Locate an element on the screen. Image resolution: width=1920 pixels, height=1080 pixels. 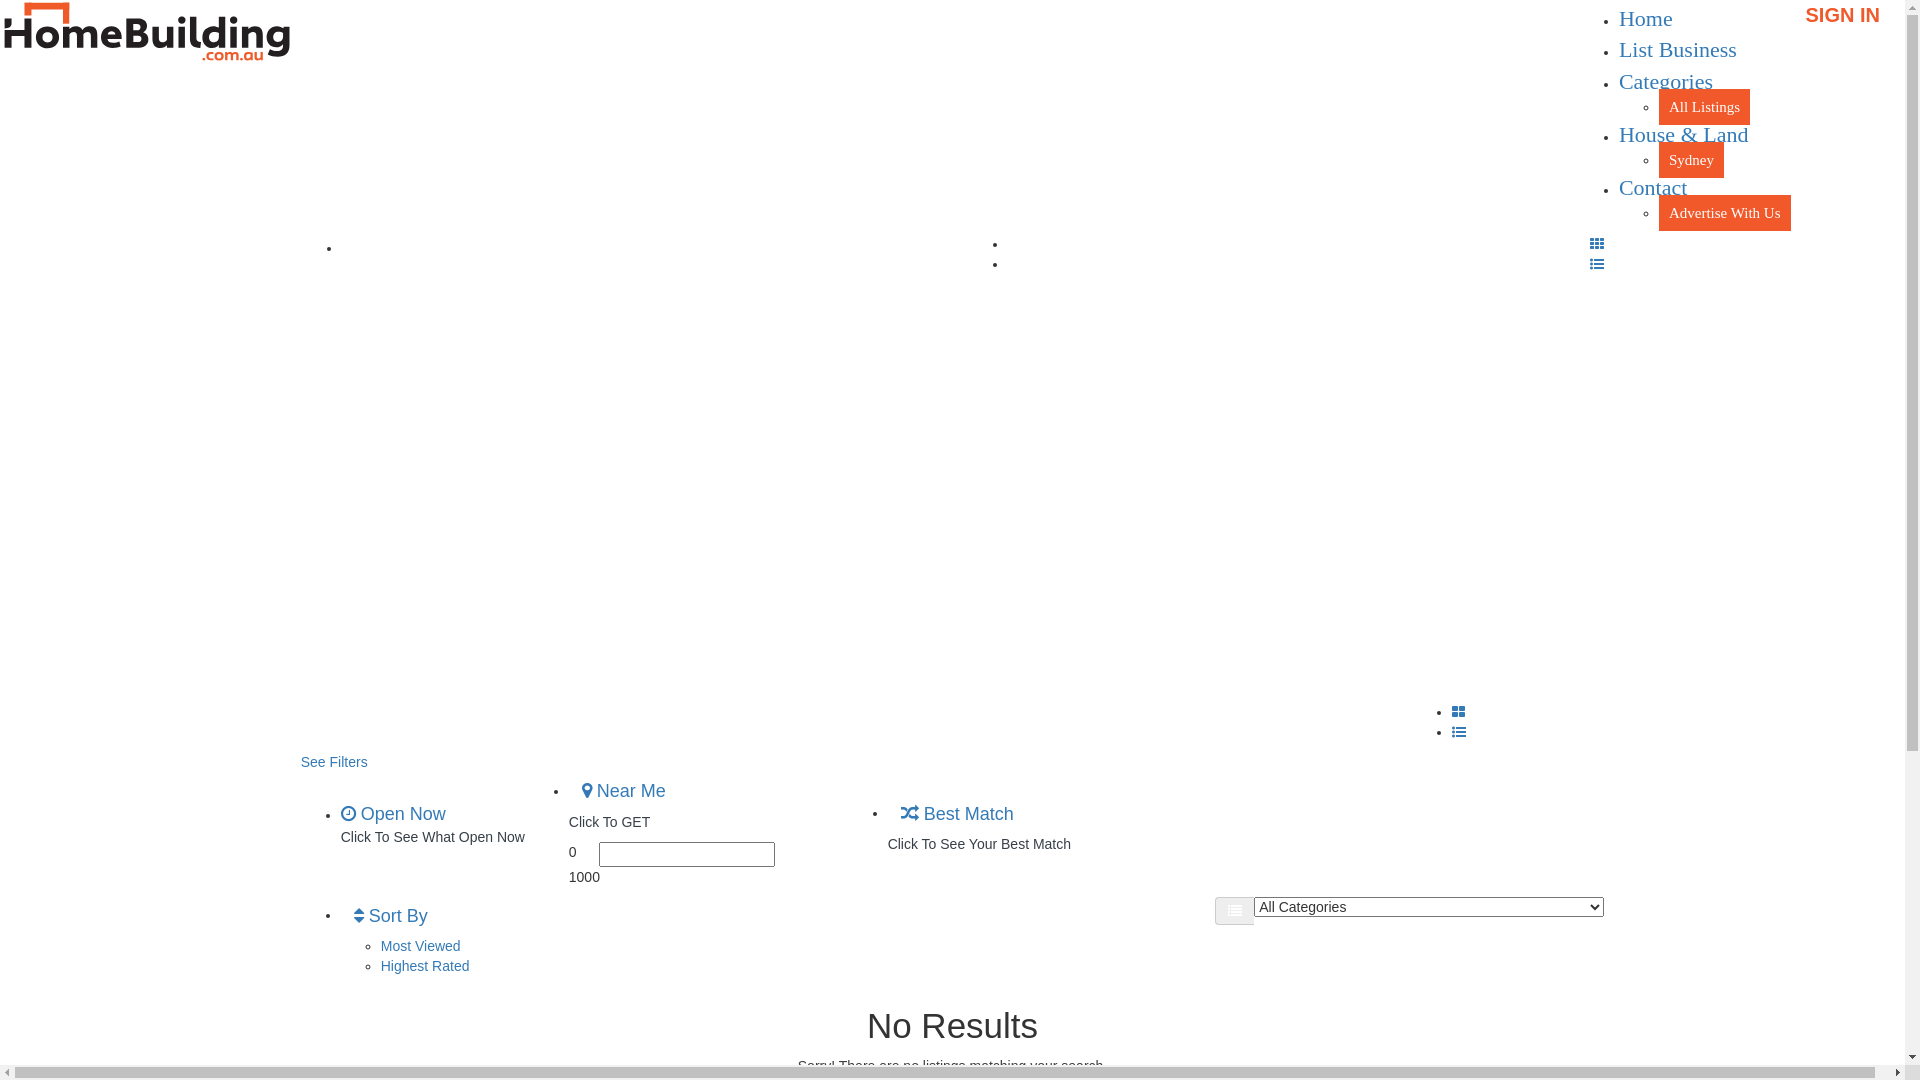
'SIGN IN' is located at coordinates (1842, 15).